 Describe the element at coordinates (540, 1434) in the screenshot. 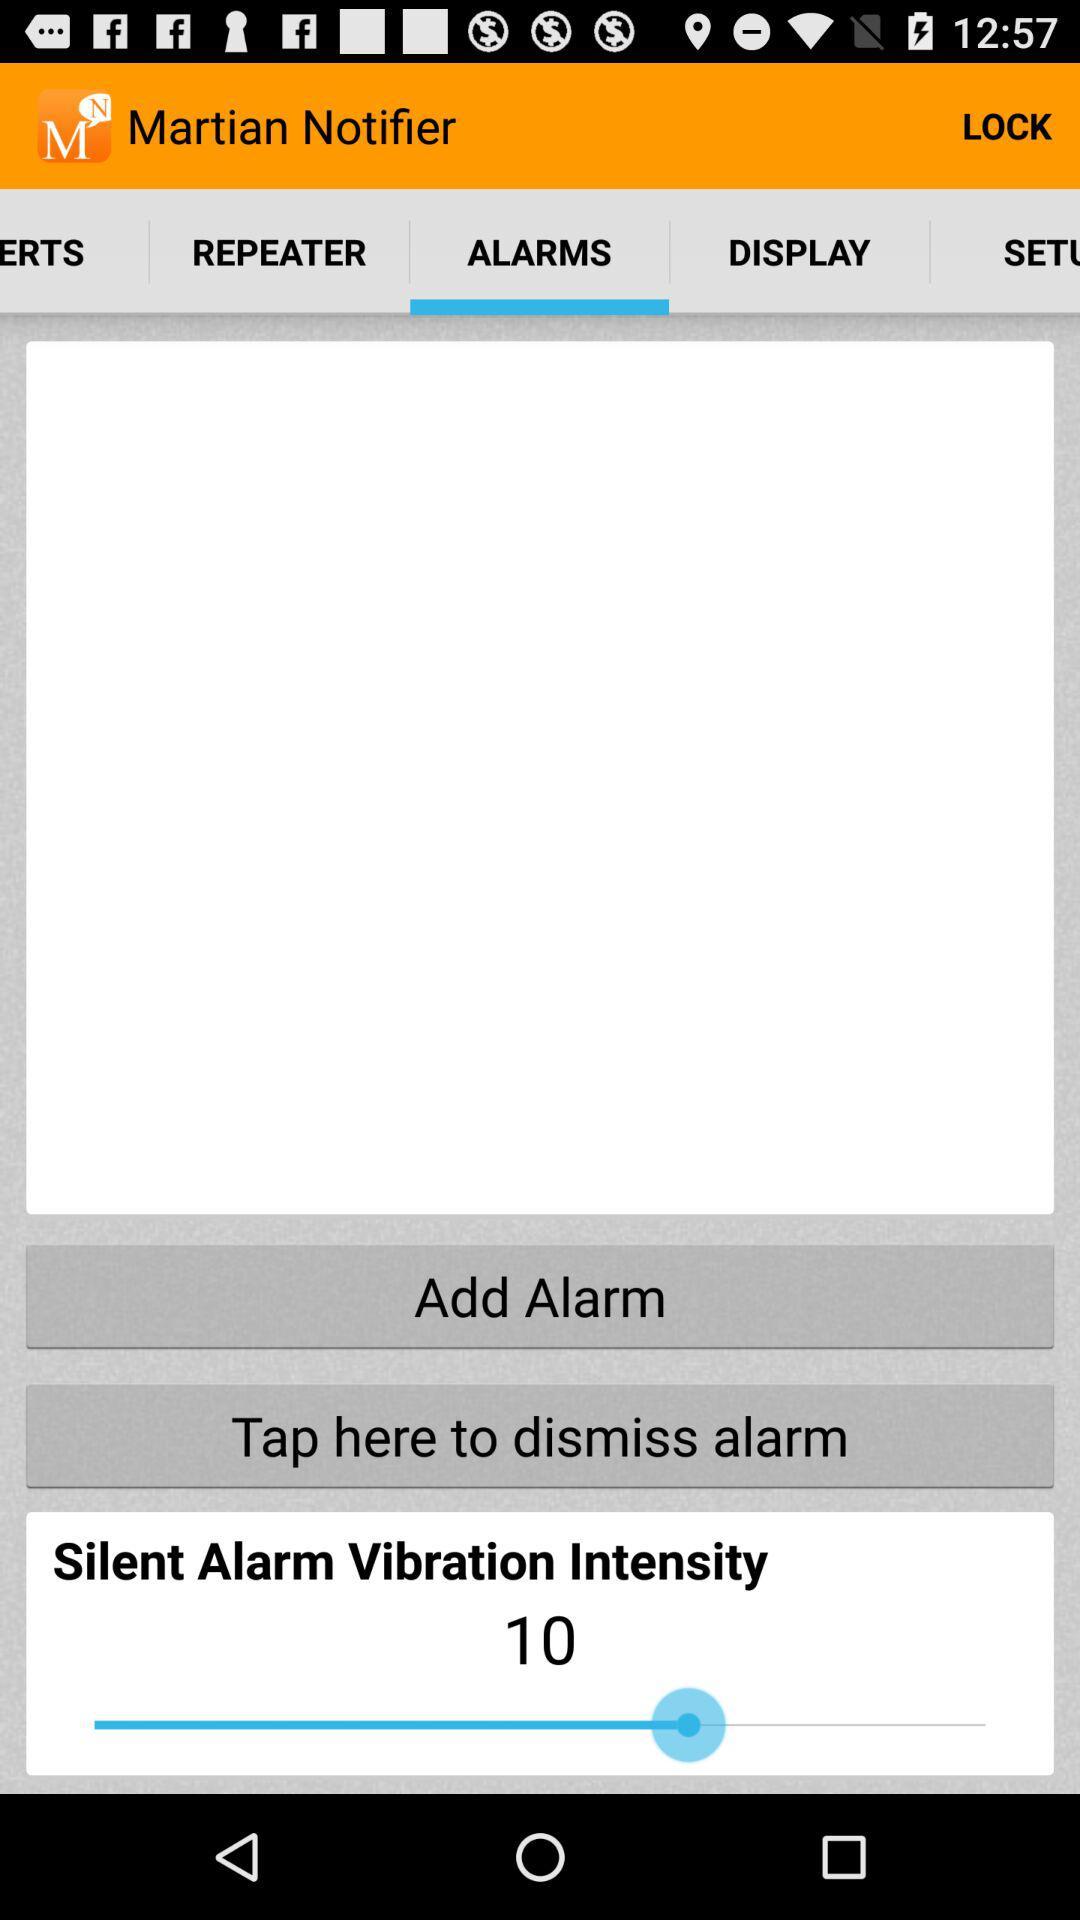

I see `the tap here to item` at that location.